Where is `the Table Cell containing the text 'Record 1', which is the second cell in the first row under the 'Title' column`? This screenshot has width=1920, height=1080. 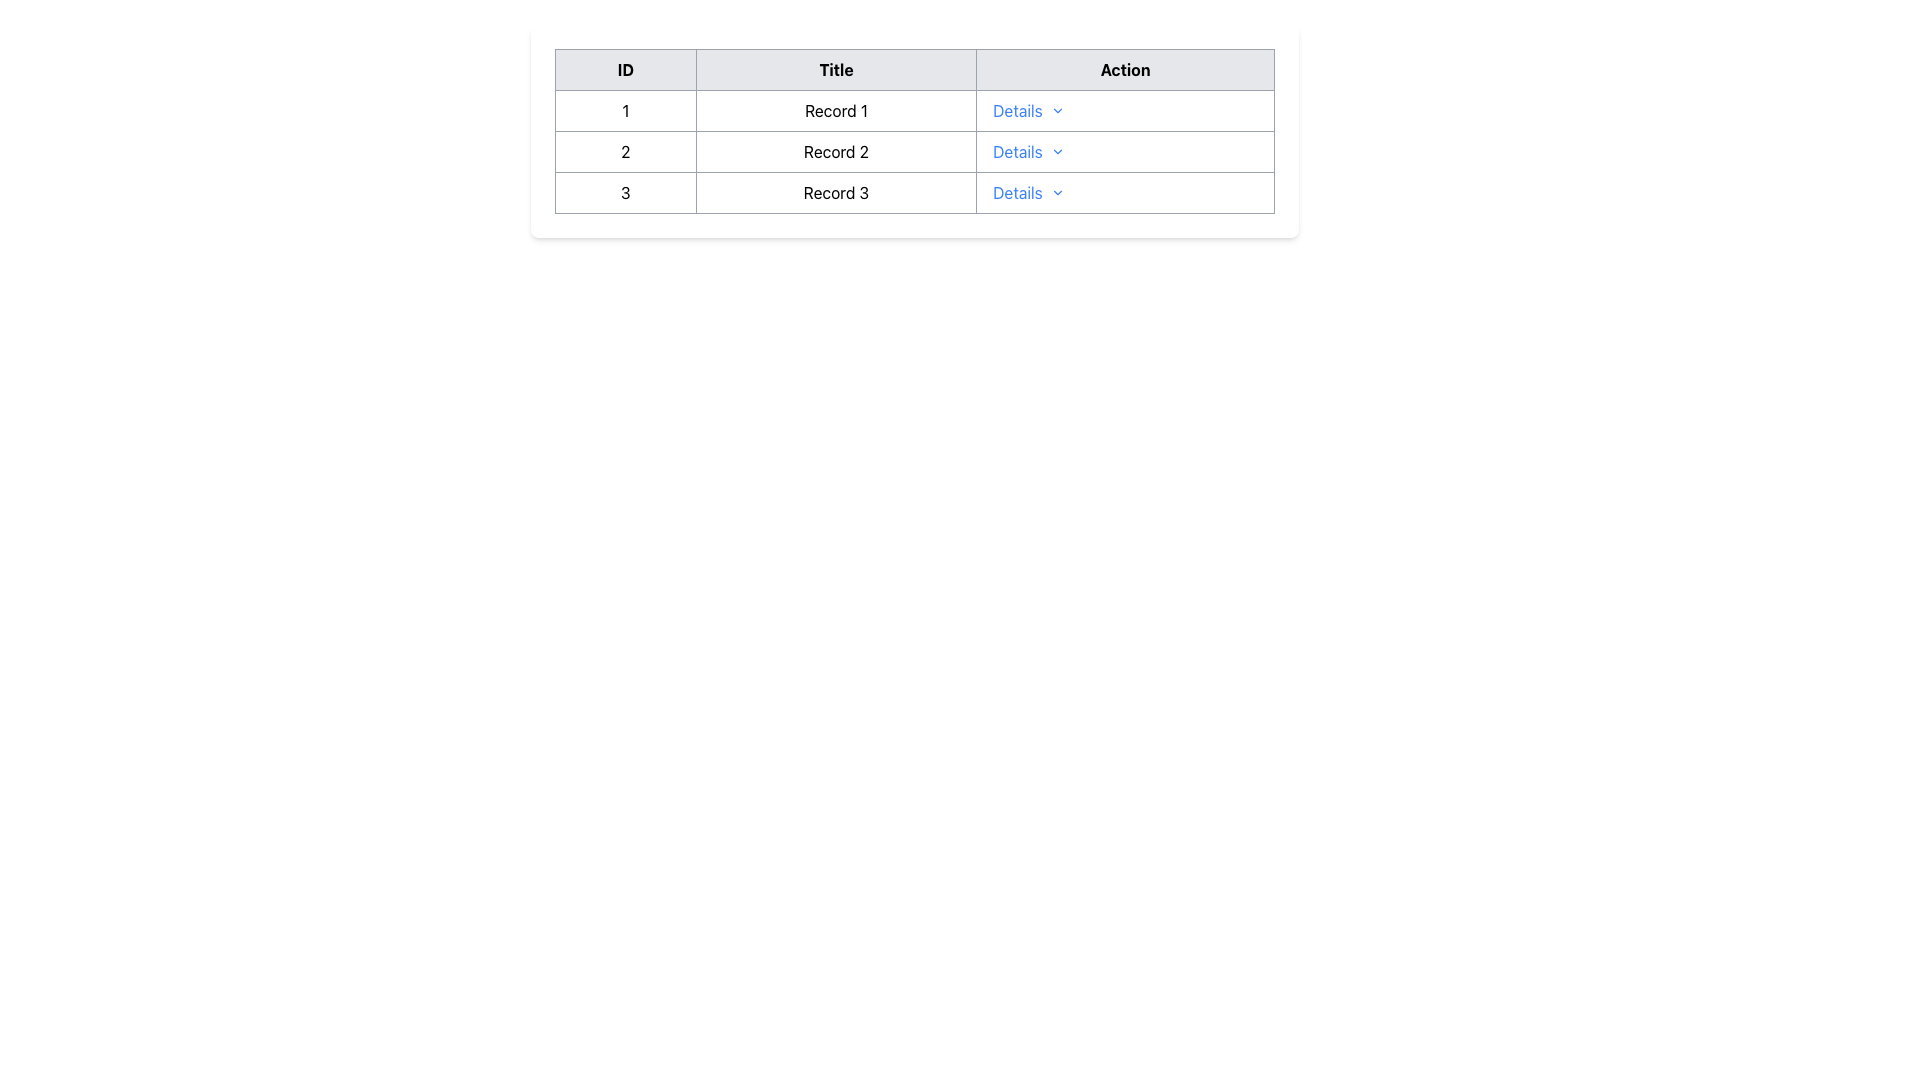 the Table Cell containing the text 'Record 1', which is the second cell in the first row under the 'Title' column is located at coordinates (836, 111).